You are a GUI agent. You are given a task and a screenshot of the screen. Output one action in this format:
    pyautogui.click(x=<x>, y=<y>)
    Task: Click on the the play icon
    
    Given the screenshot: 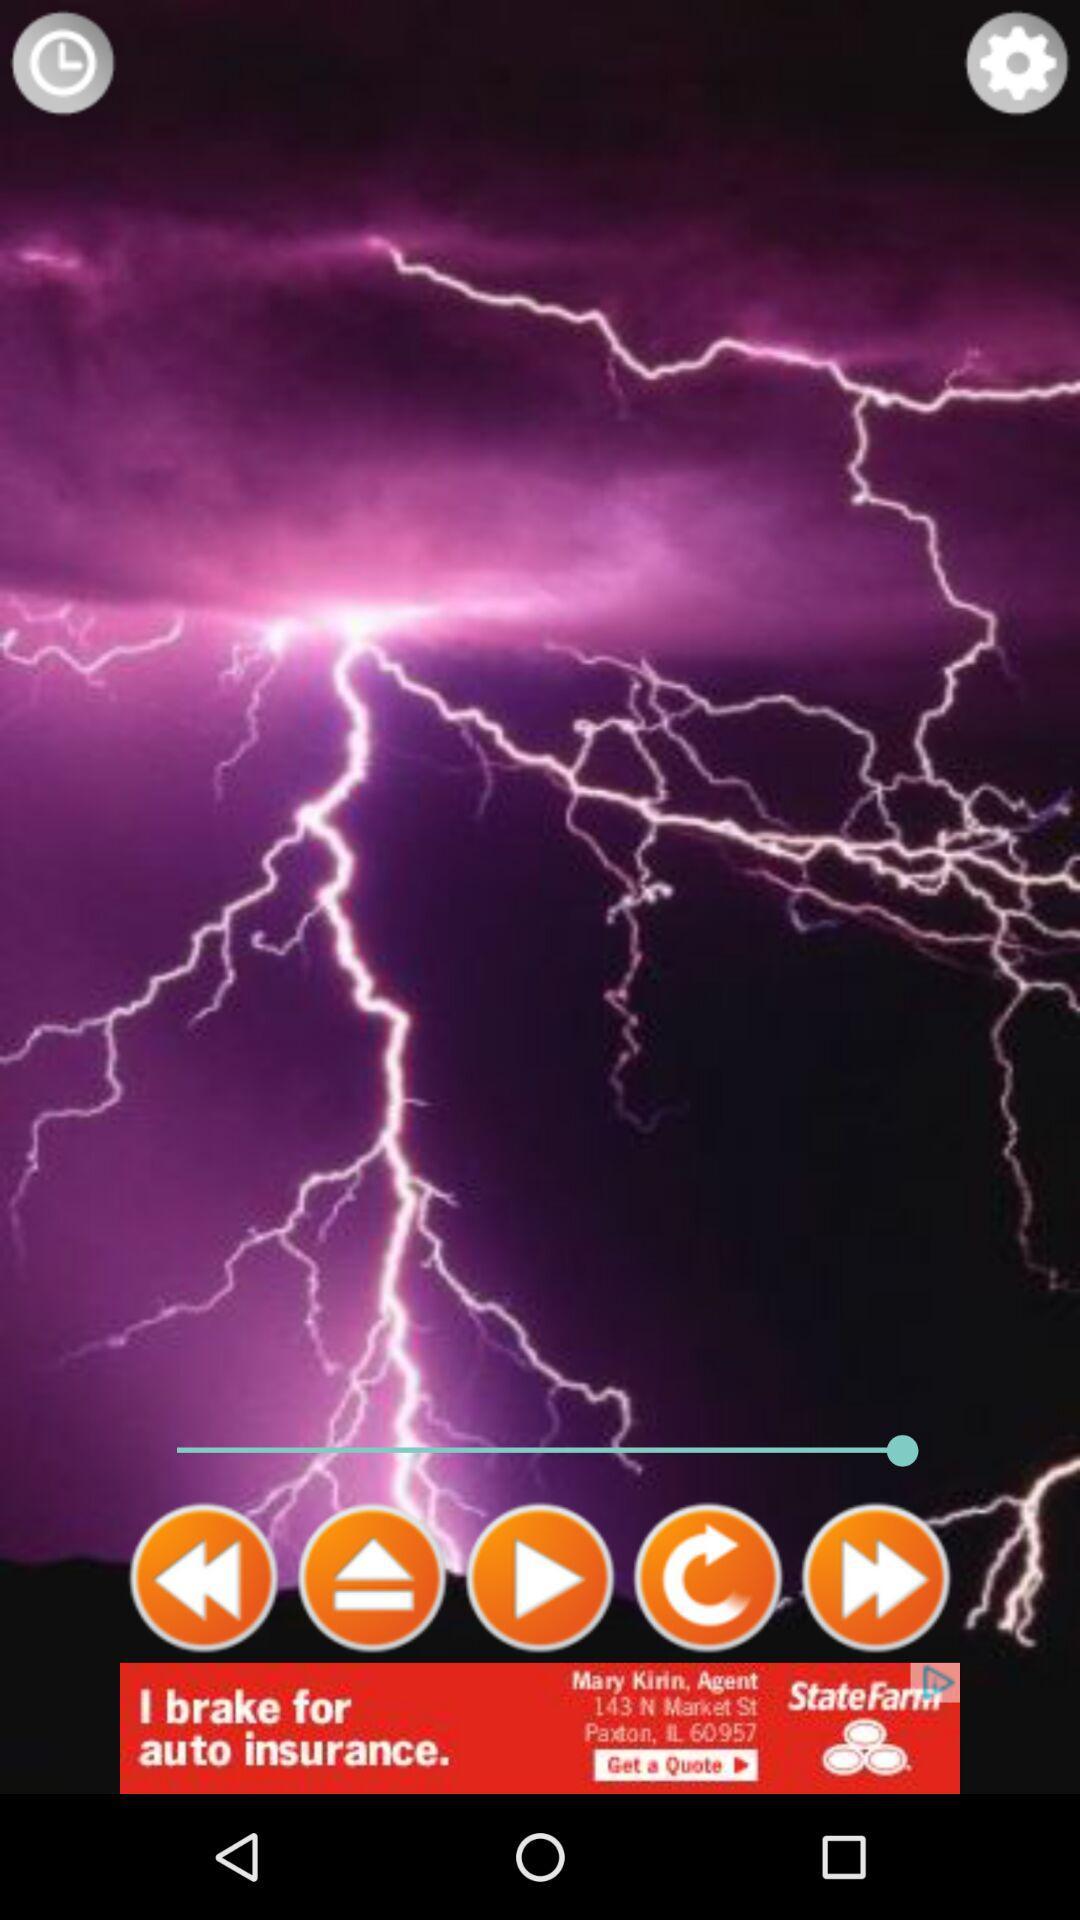 What is the action you would take?
    pyautogui.click(x=540, y=1688)
    